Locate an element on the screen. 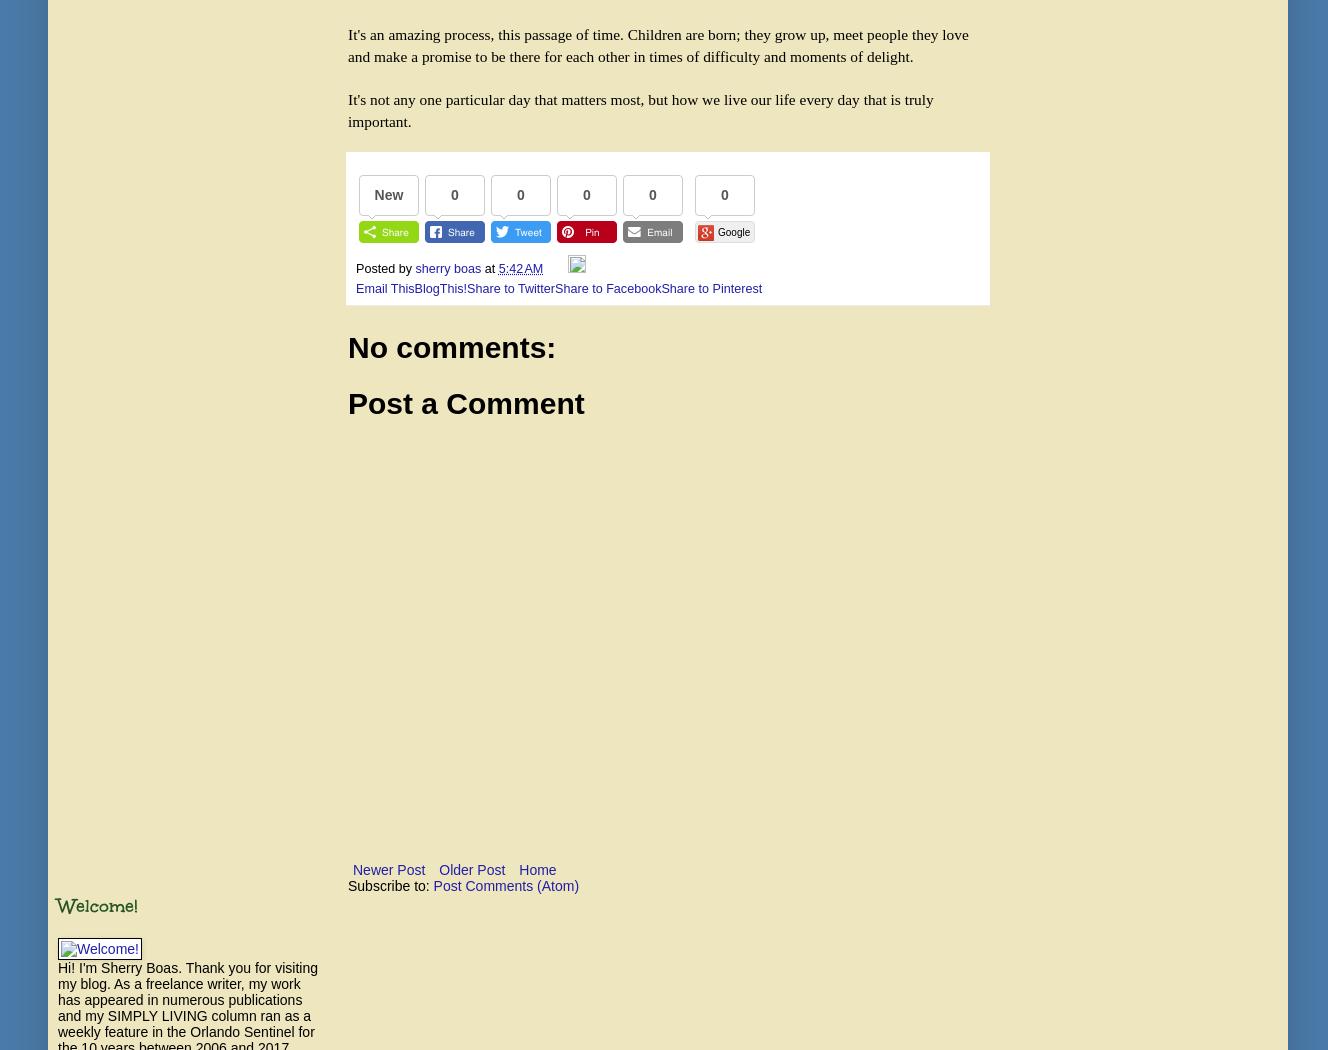  'Post Comments (Atom)' is located at coordinates (433, 884).